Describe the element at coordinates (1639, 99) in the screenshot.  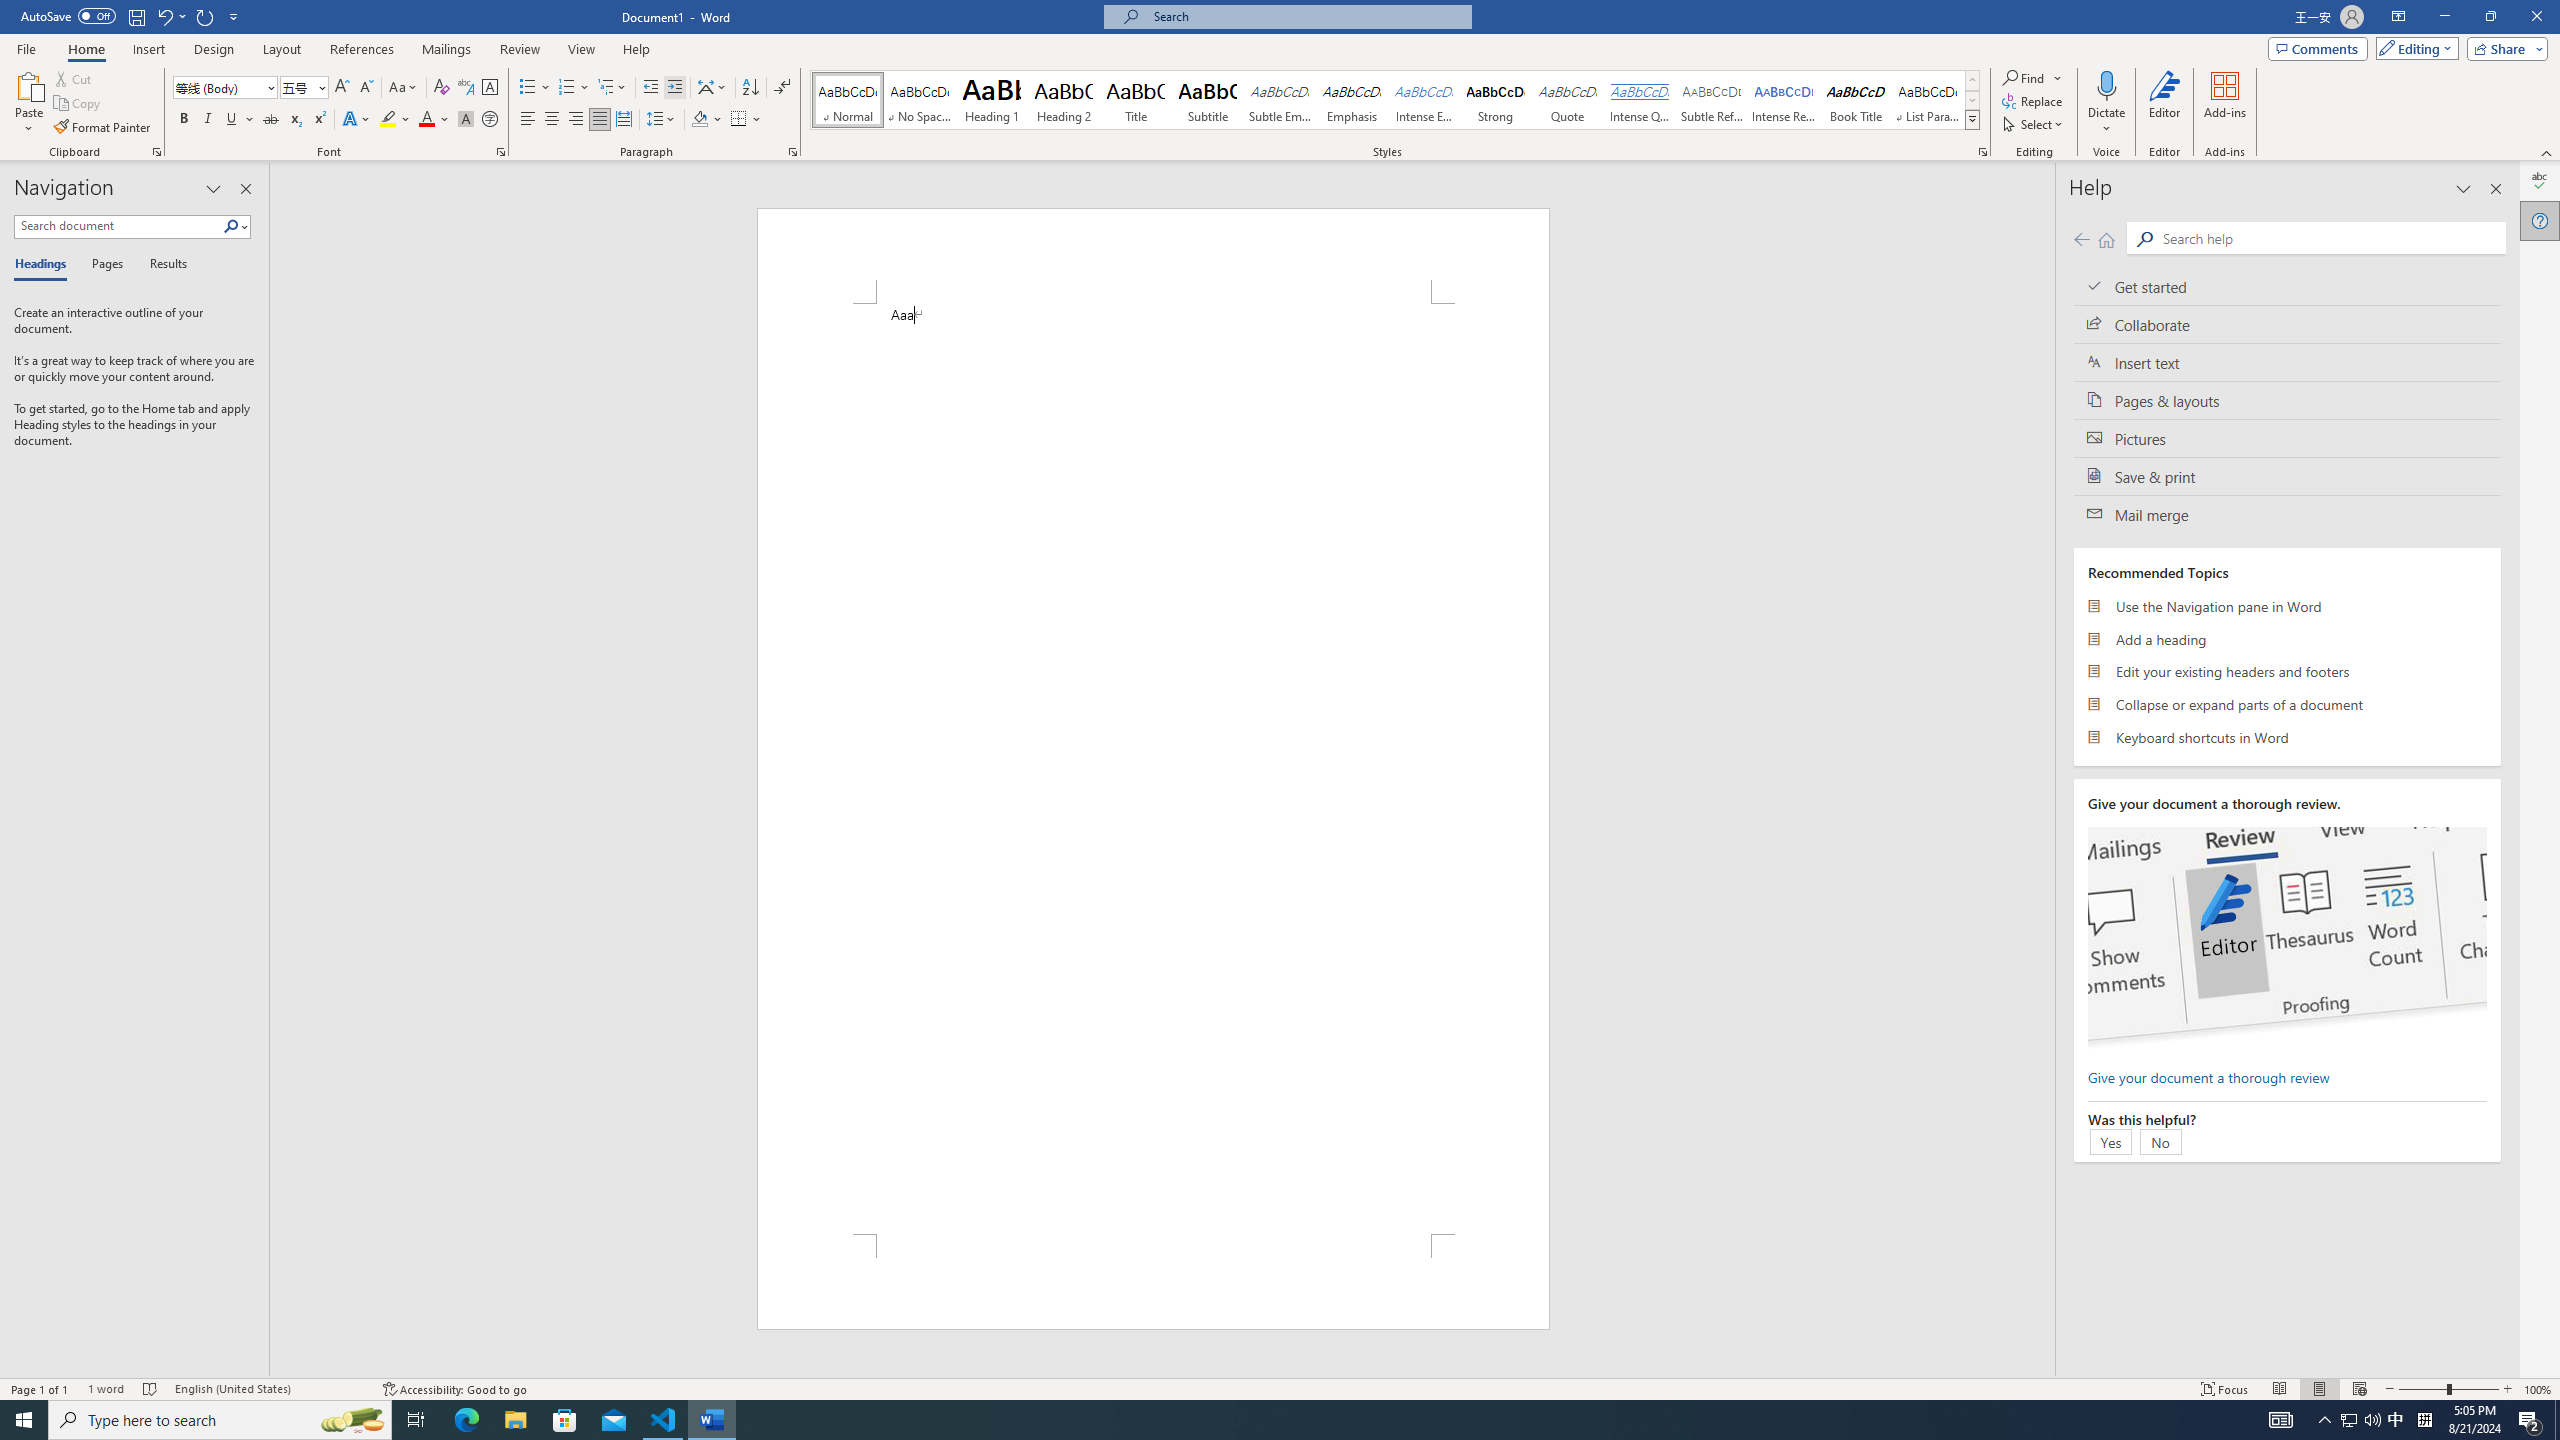
I see `'Intense Quote'` at that location.